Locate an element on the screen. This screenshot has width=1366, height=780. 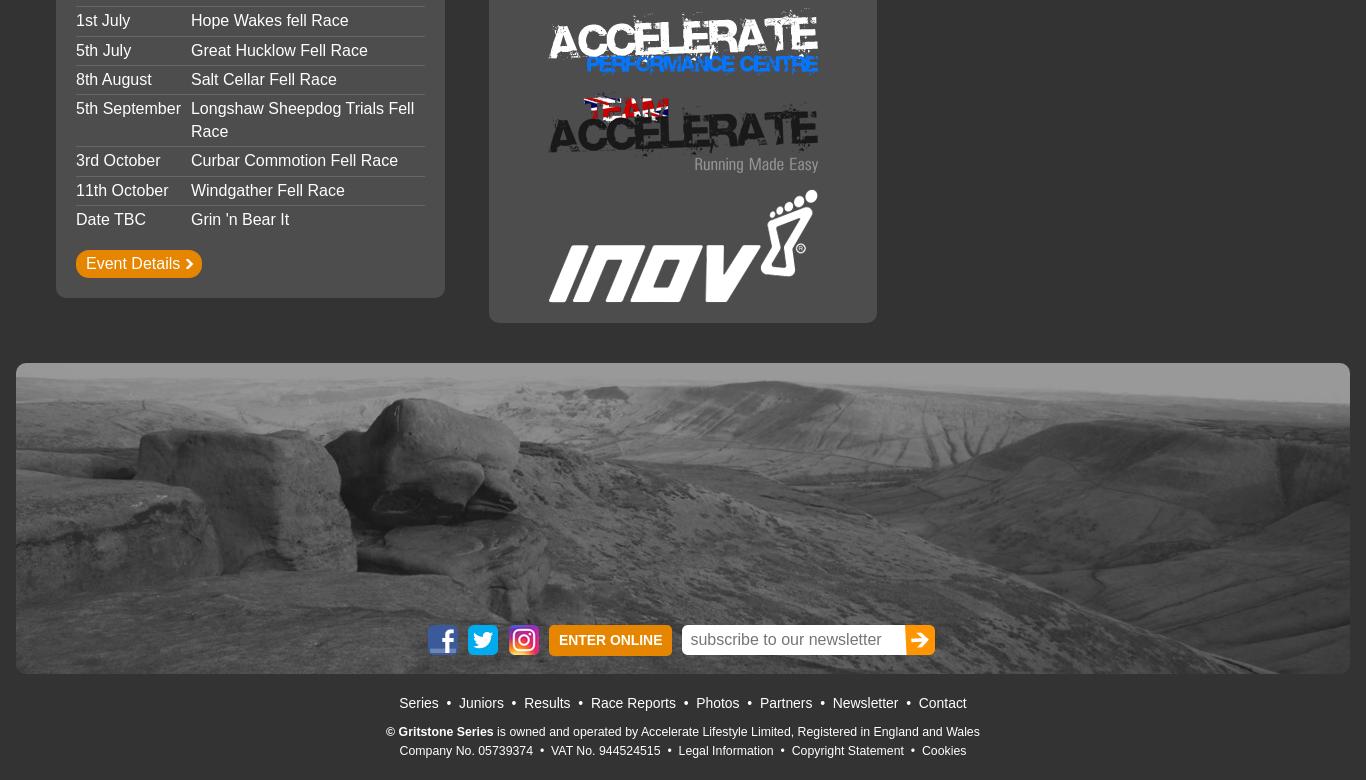
'1st July' is located at coordinates (102, 20).